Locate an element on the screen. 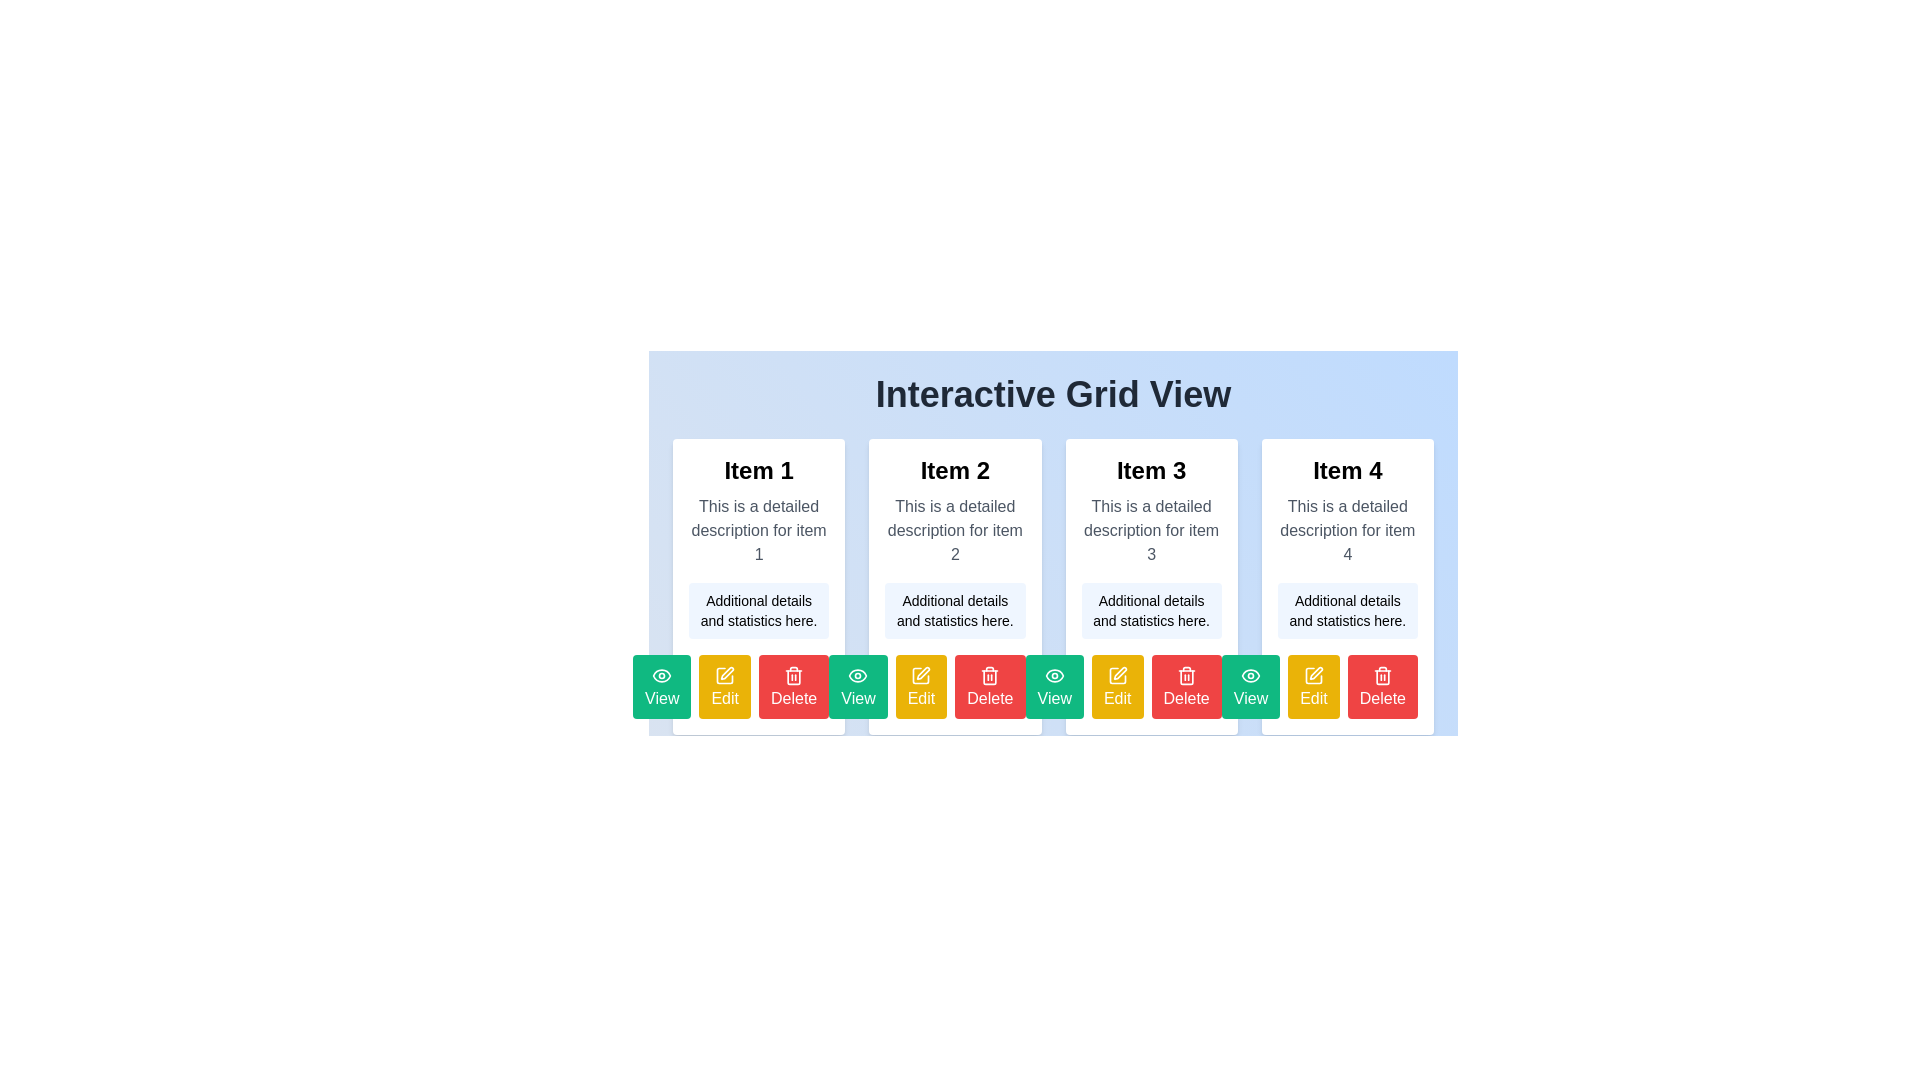 The height and width of the screenshot is (1080, 1920). the decorative delete action icon located on the bottom-right side of the second card in the grid layout, which reinforces the delete button functionality is located at coordinates (990, 675).